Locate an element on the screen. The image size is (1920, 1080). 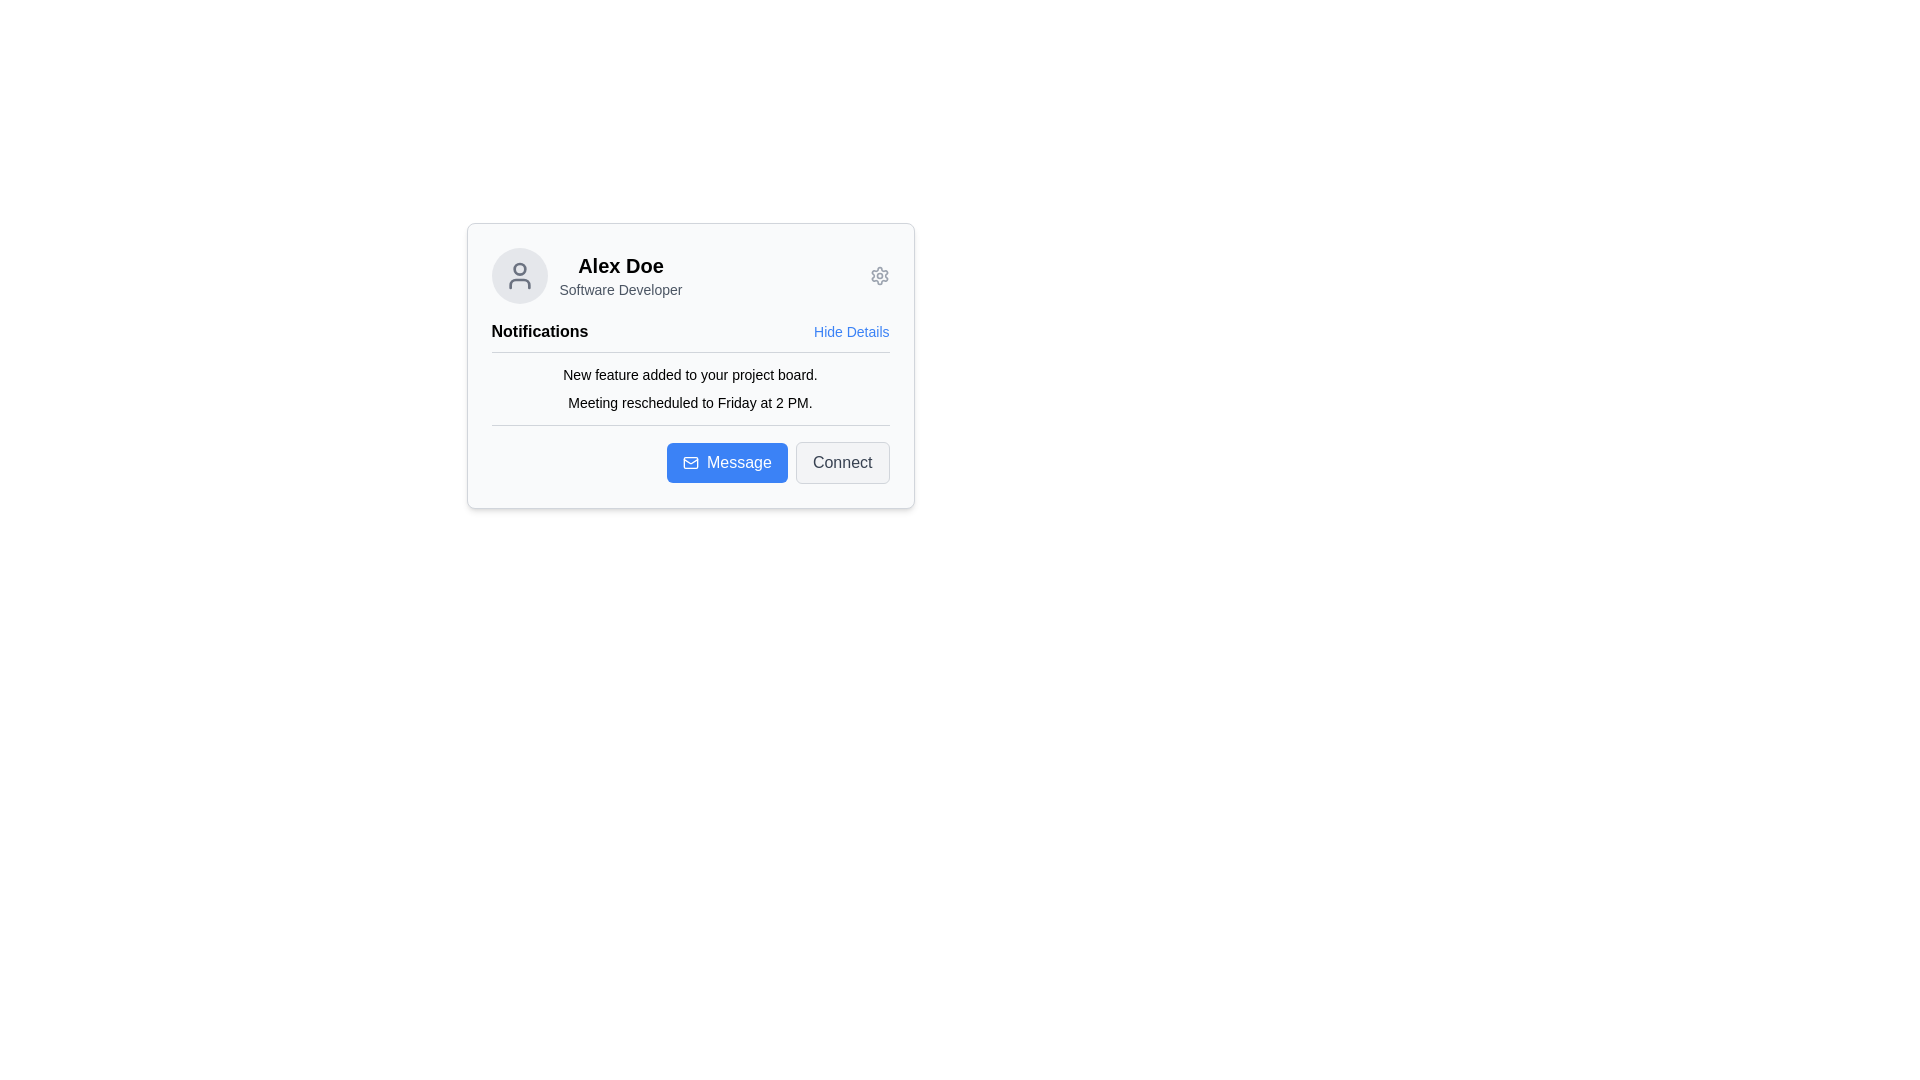
user's name and designation displayed in the text block located to the right of the circular profile image in the profile section of the card layout is located at coordinates (619, 276).